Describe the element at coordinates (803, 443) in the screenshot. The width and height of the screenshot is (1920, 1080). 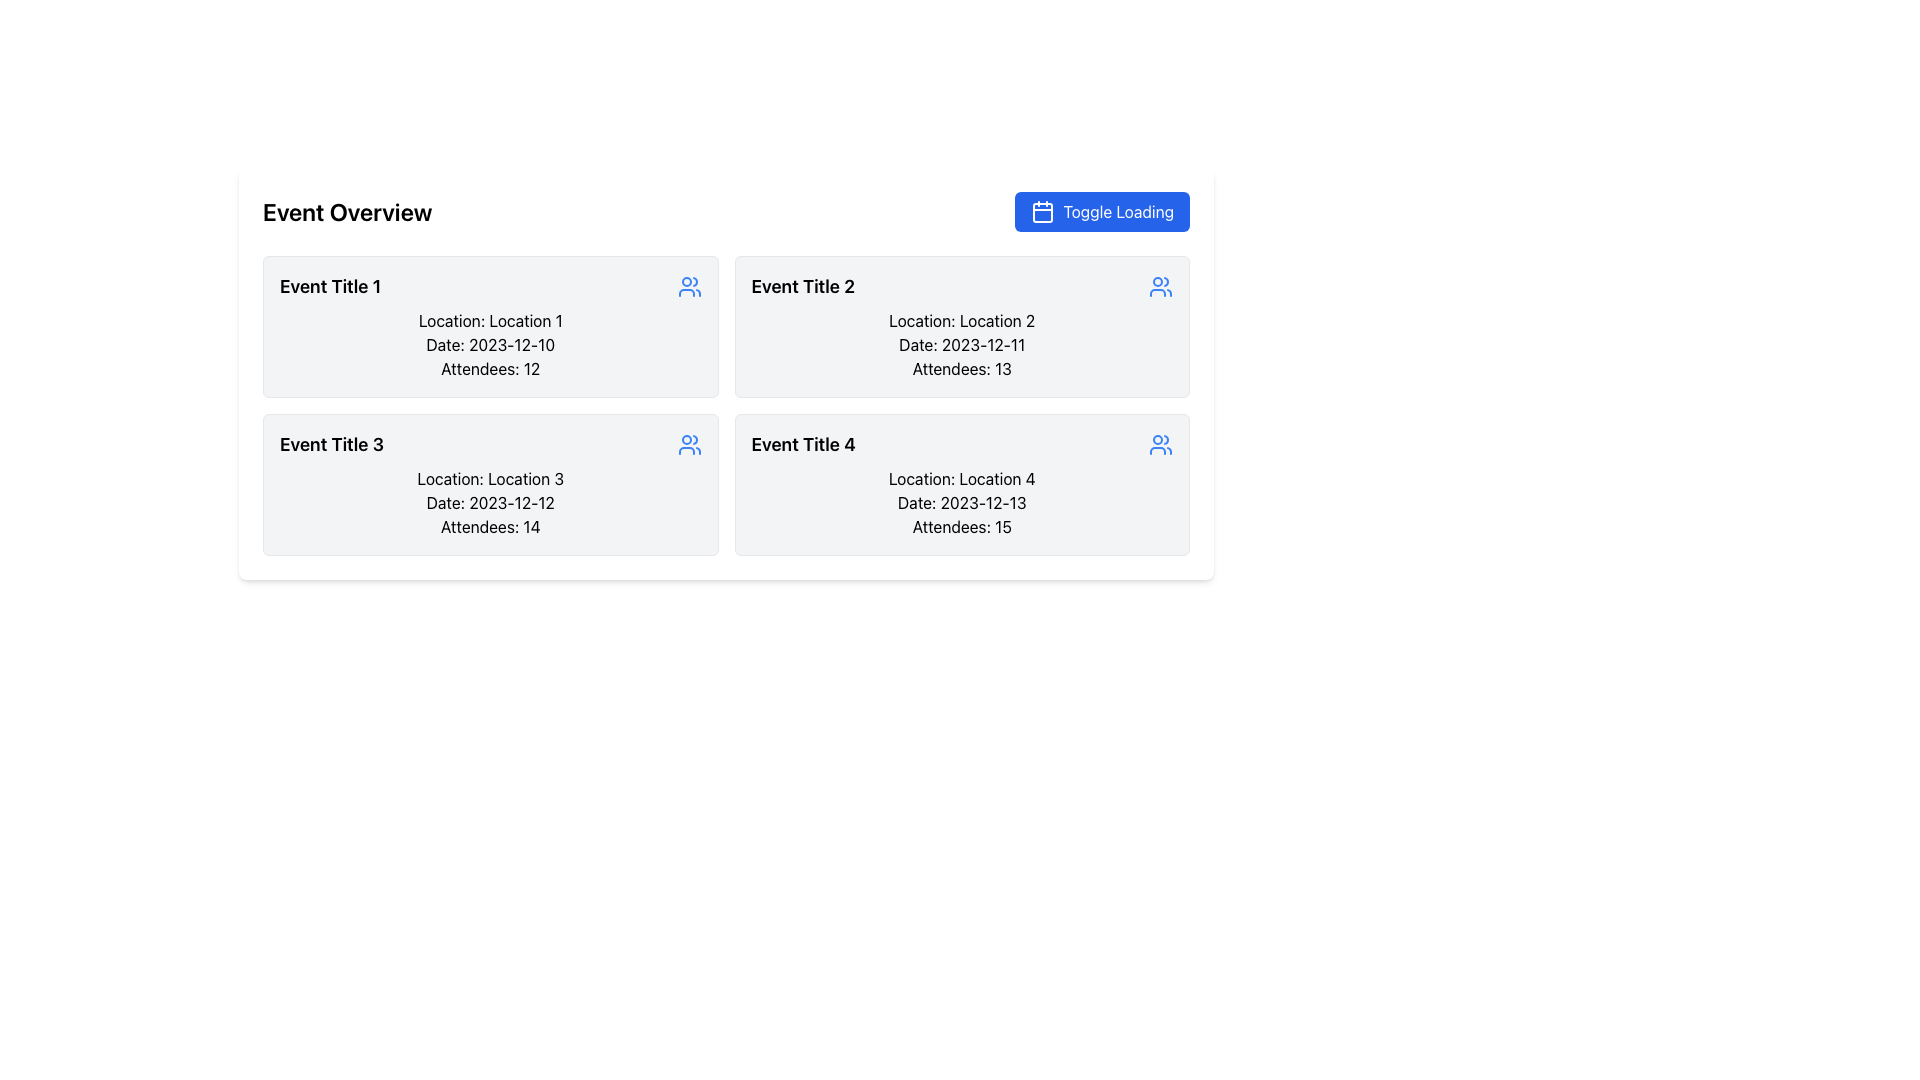
I see `the text label that serves as the title or name of the associated event, located in the bottom-right corner of the event card` at that location.